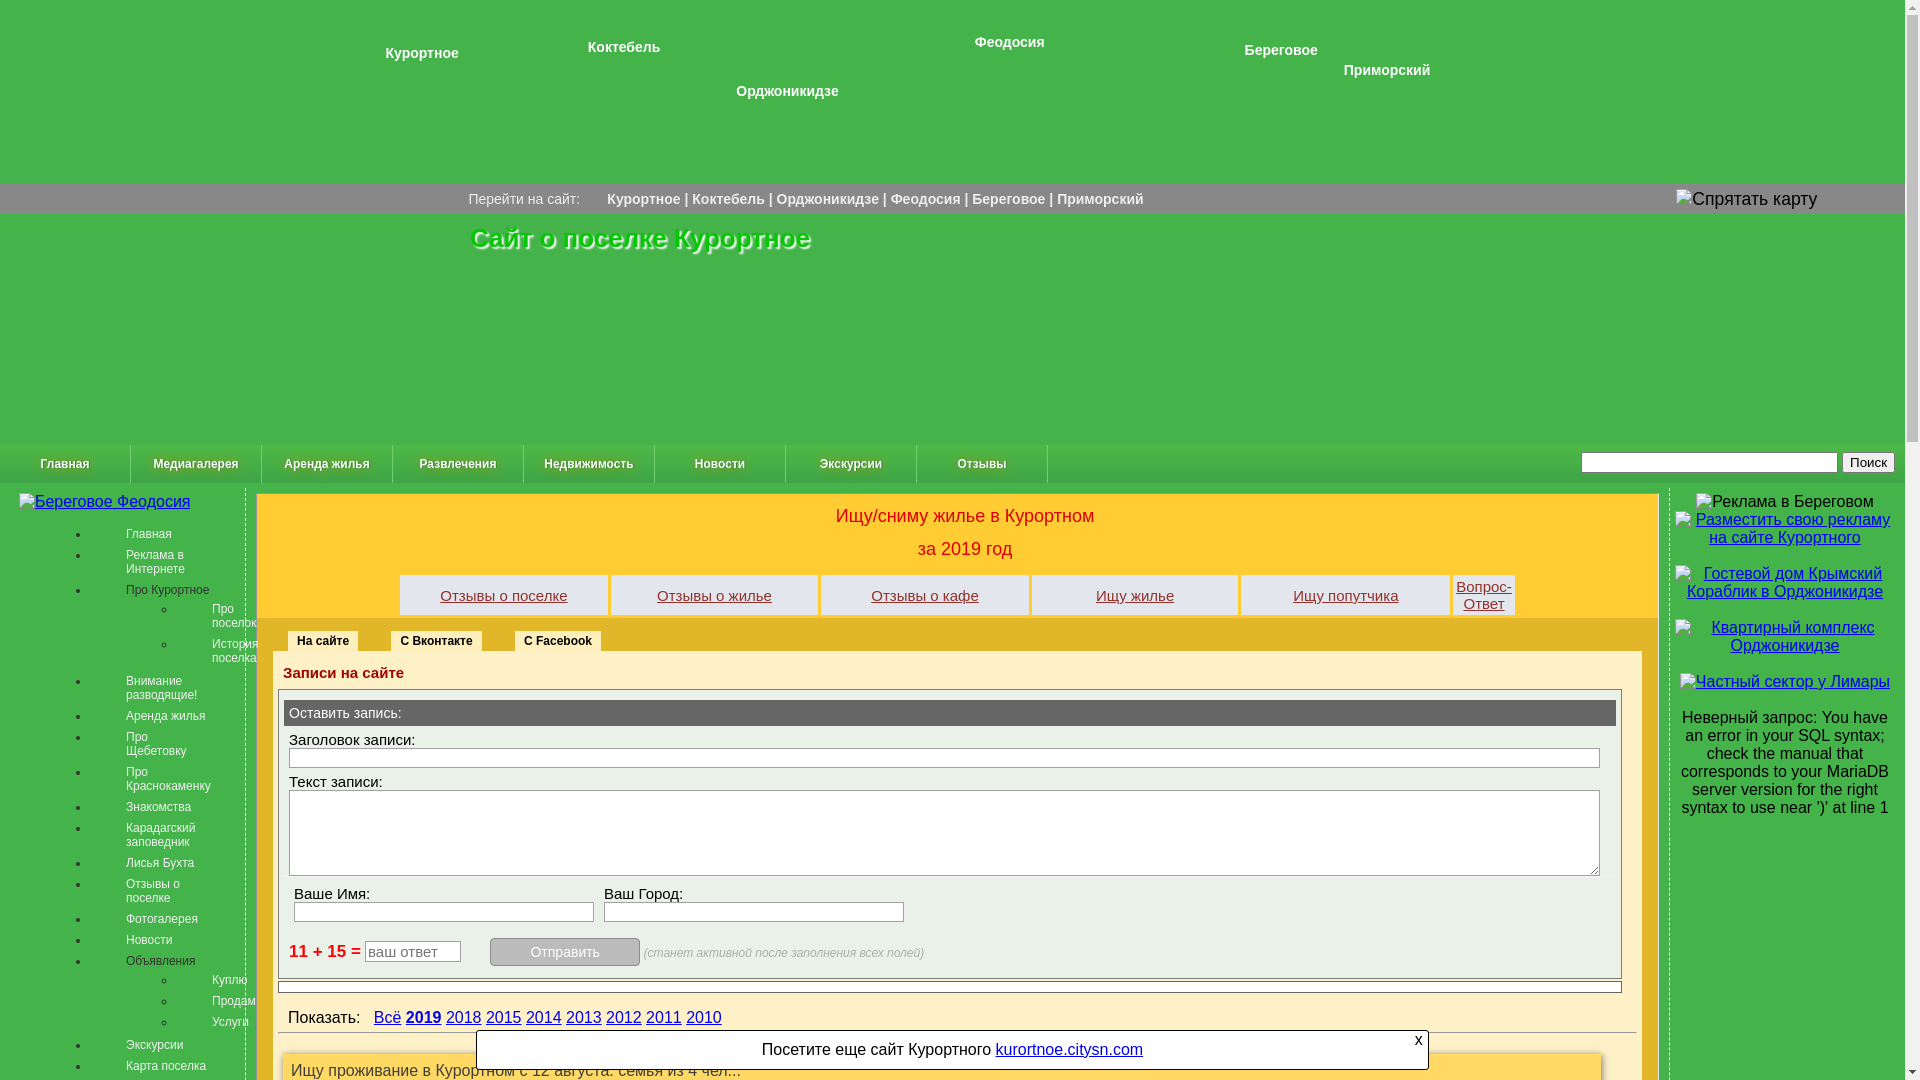  Describe the element at coordinates (543, 1017) in the screenshot. I see `'2014'` at that location.